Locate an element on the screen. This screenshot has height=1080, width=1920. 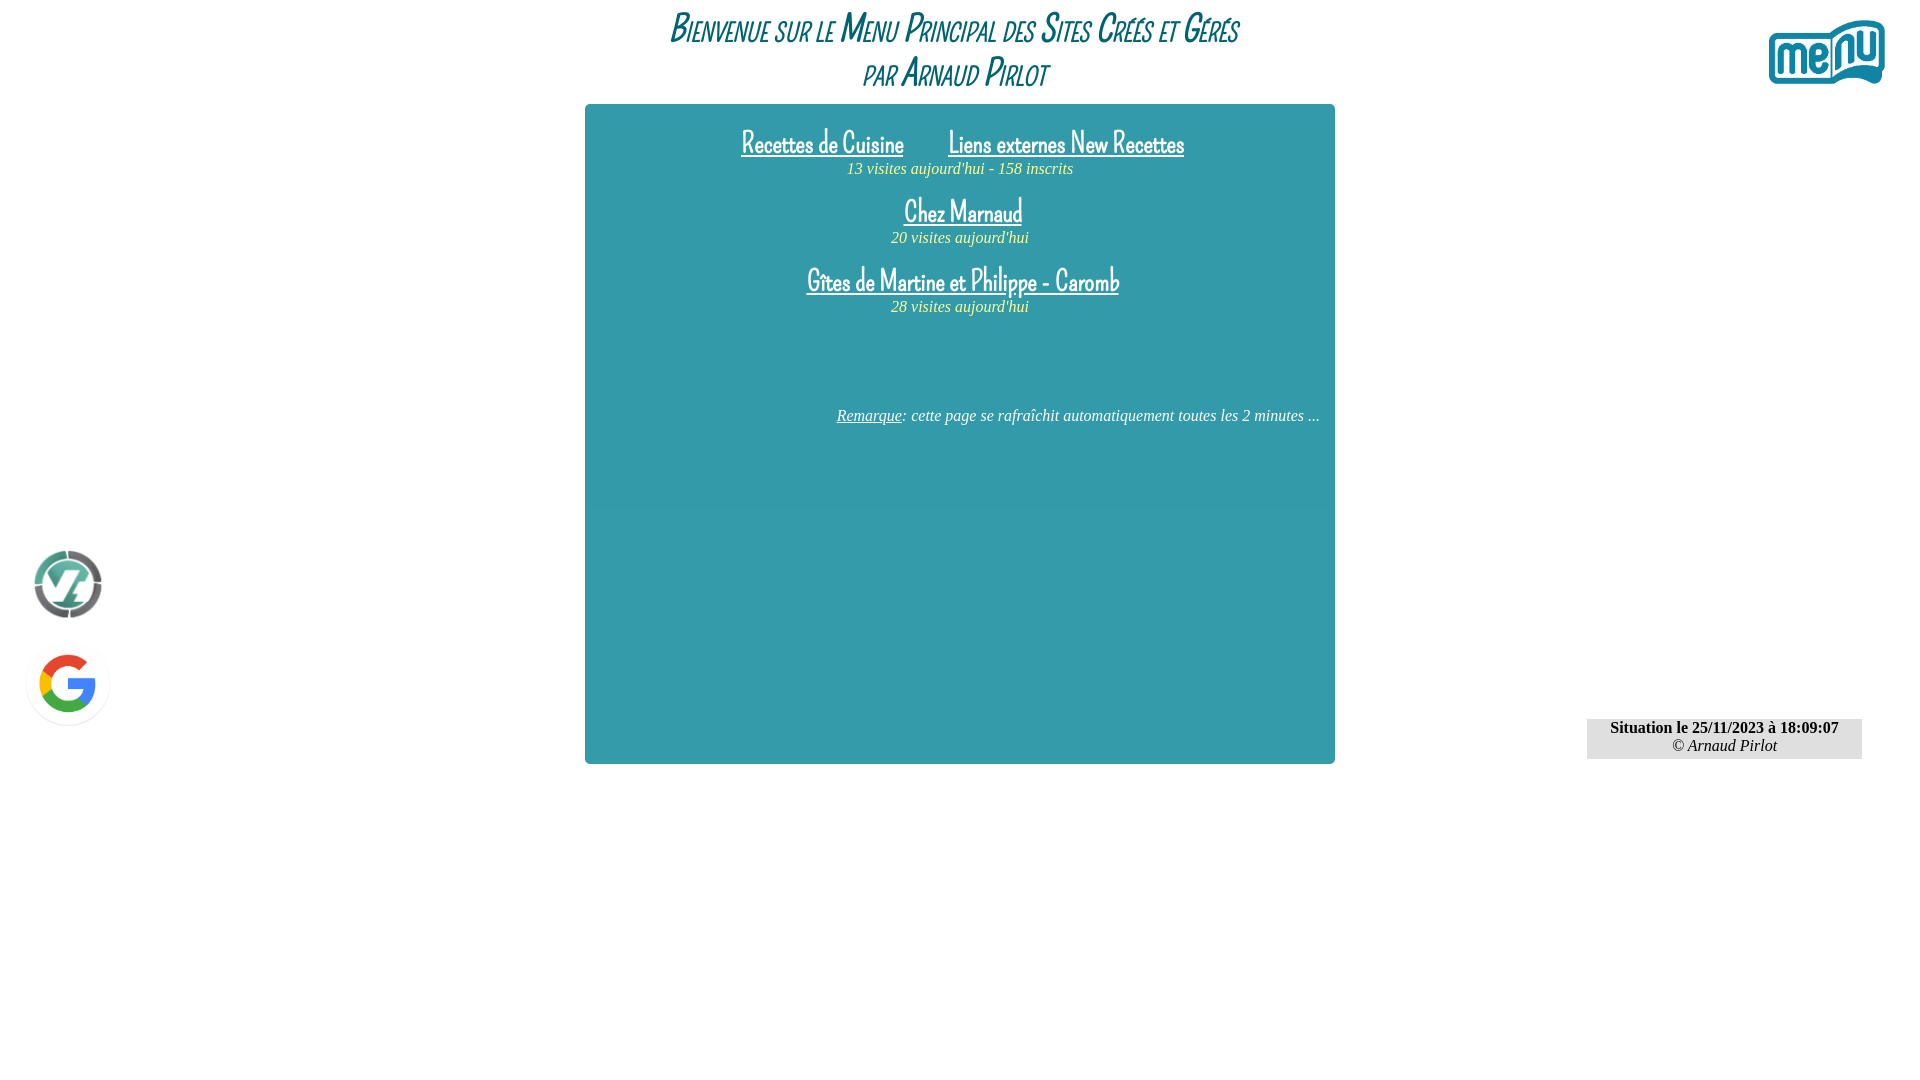
'Google' is located at coordinates (67, 685).